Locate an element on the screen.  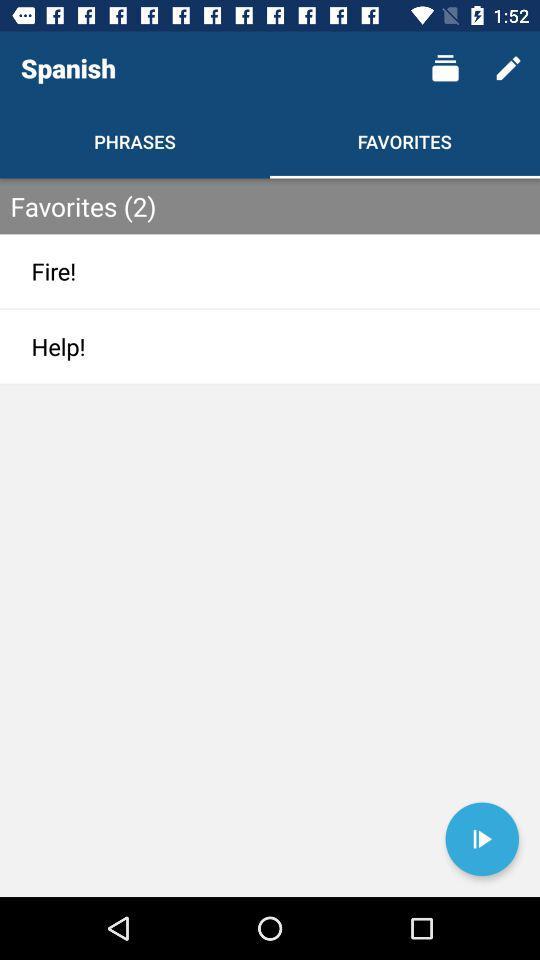
the item at the bottom right corner is located at coordinates (481, 839).